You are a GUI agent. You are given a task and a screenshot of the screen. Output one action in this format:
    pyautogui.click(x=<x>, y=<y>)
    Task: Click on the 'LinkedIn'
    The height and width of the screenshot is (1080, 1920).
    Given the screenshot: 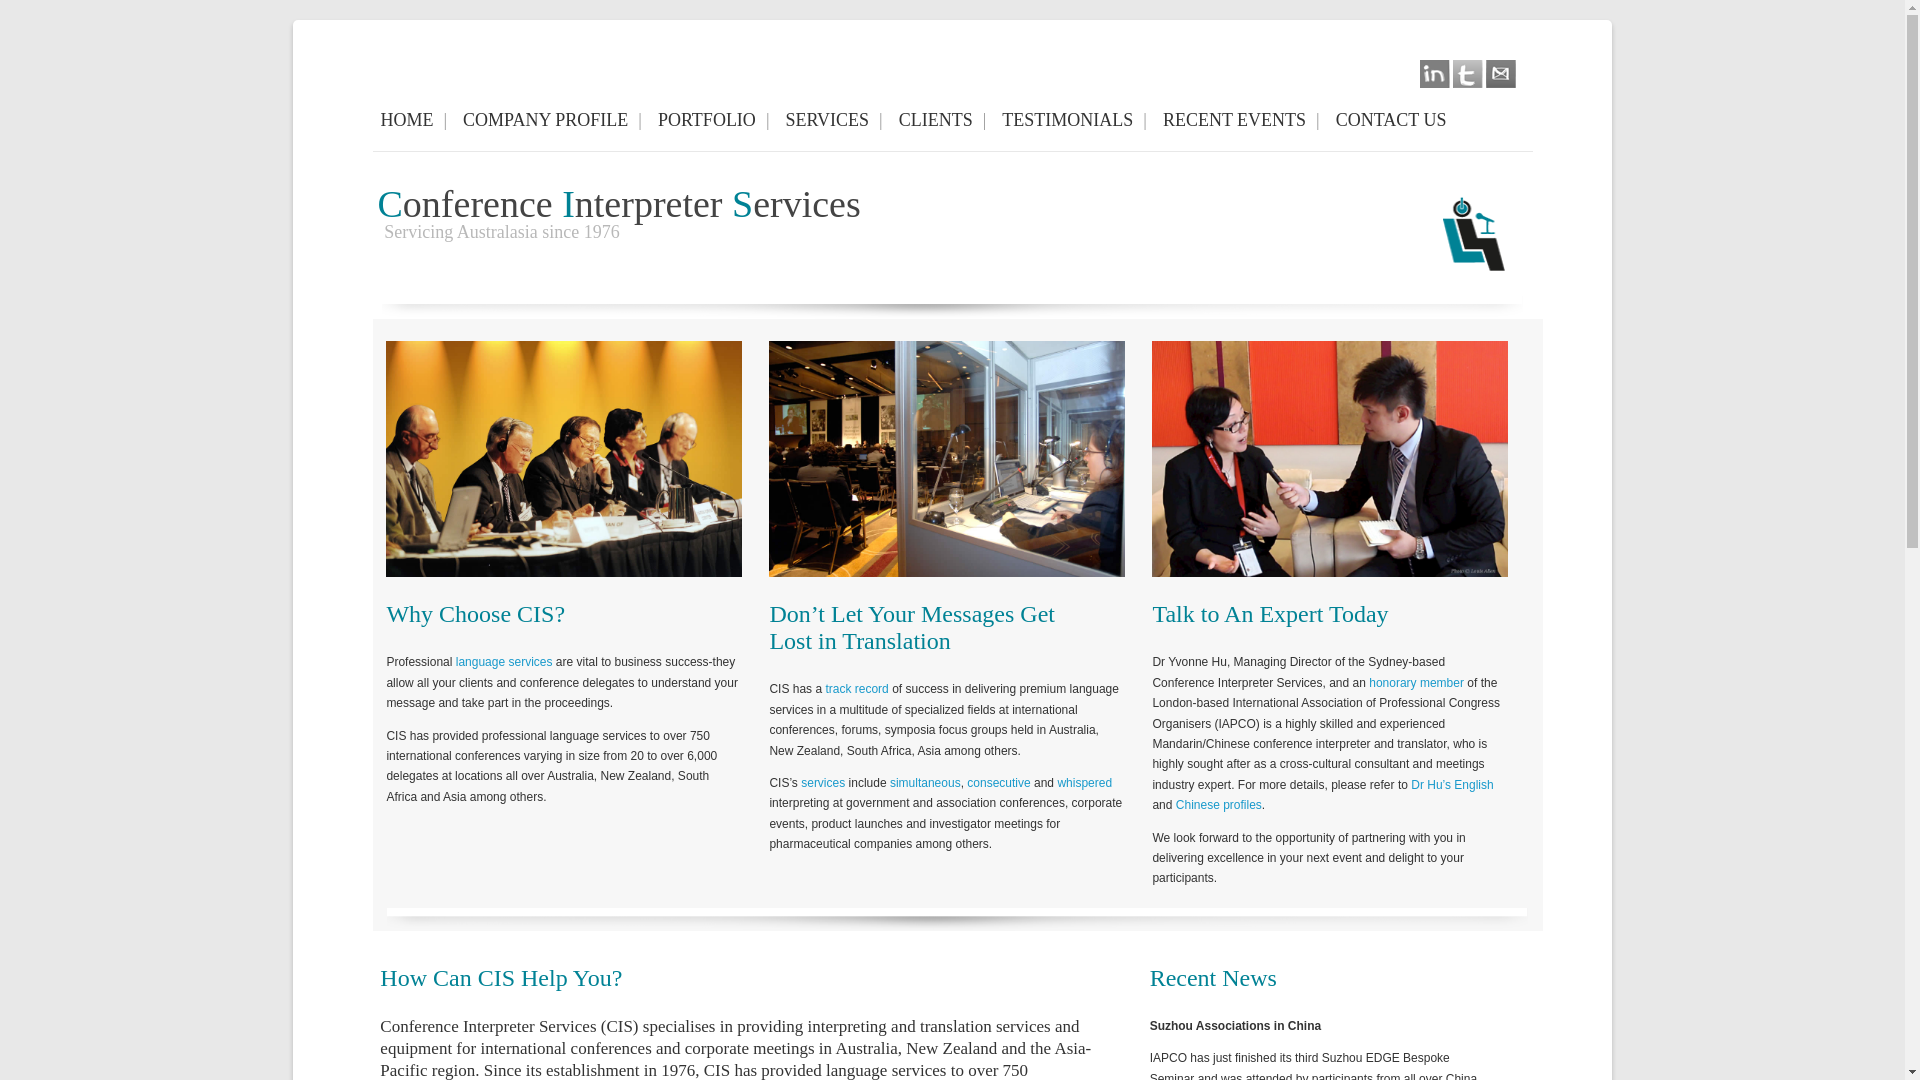 What is the action you would take?
    pyautogui.click(x=1434, y=73)
    